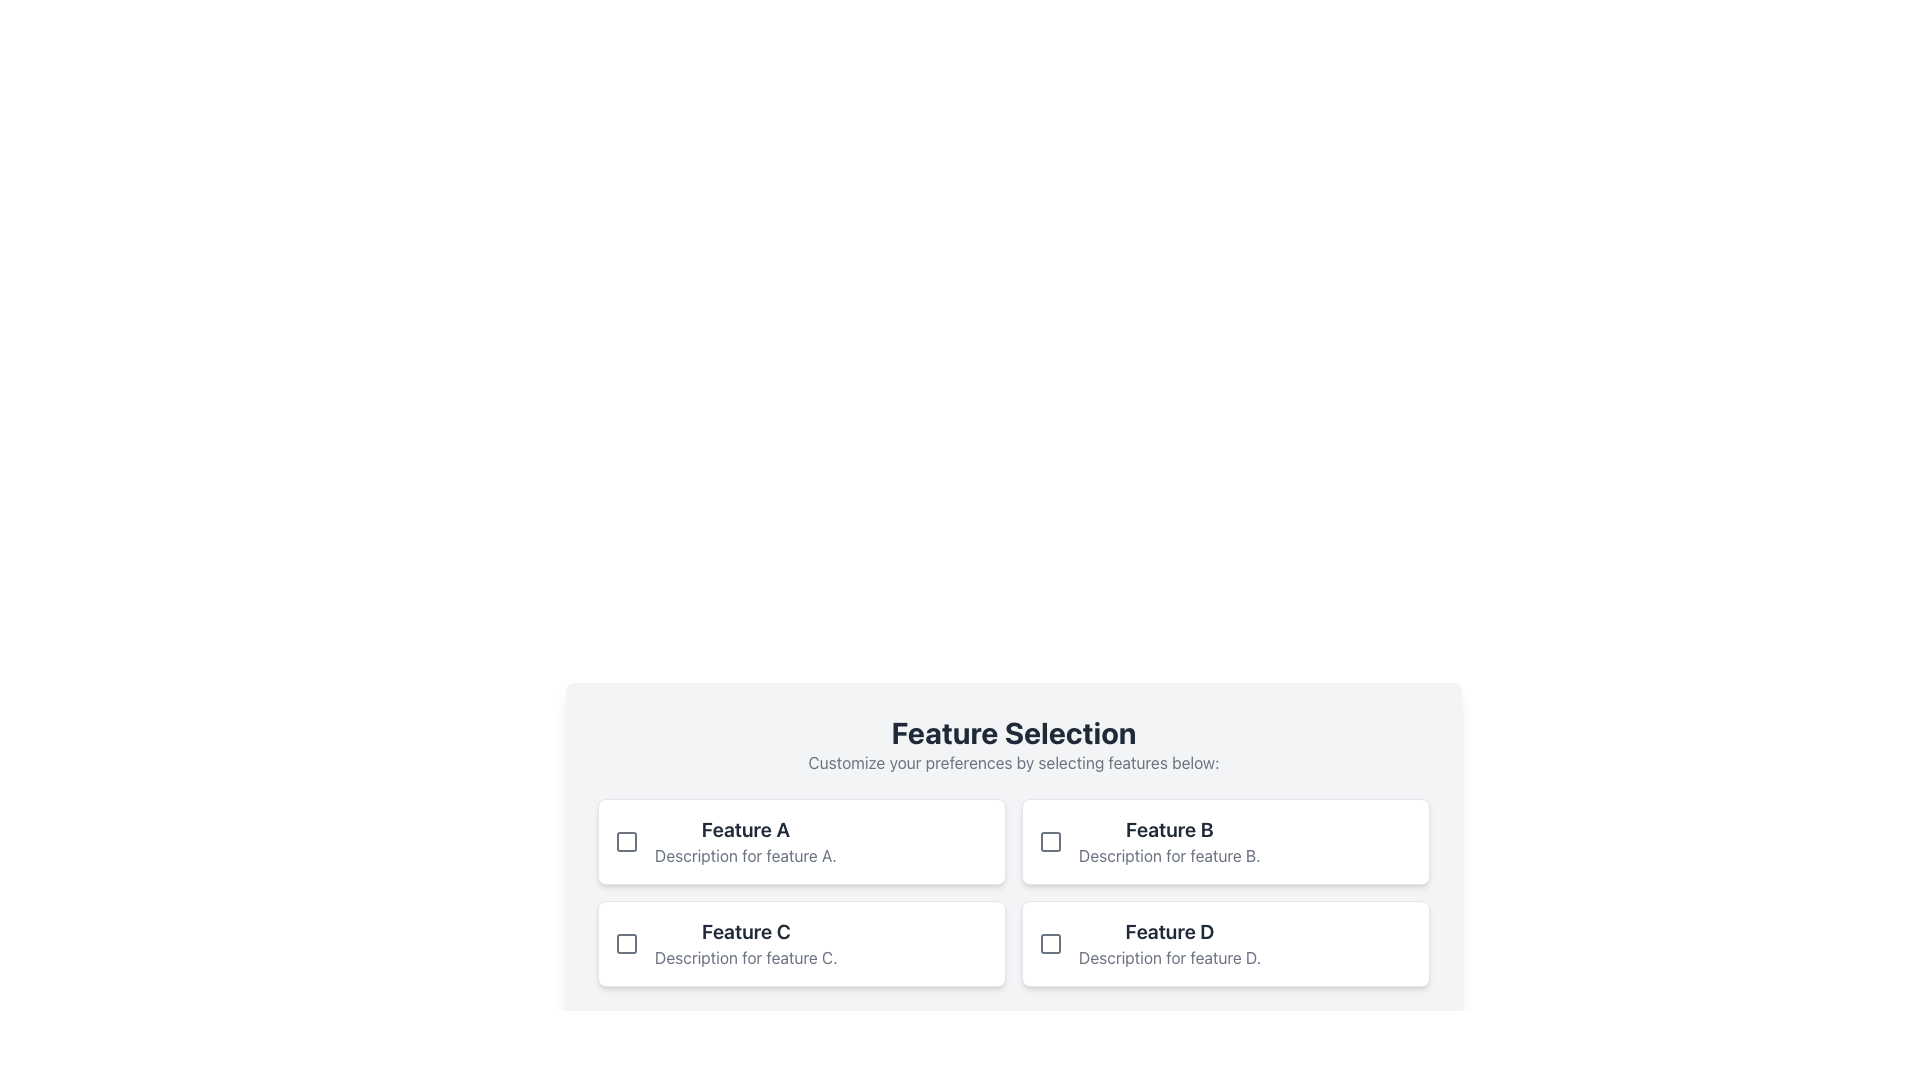 This screenshot has height=1080, width=1920. What do you see at coordinates (1050, 944) in the screenshot?
I see `the checkbox located` at bounding box center [1050, 944].